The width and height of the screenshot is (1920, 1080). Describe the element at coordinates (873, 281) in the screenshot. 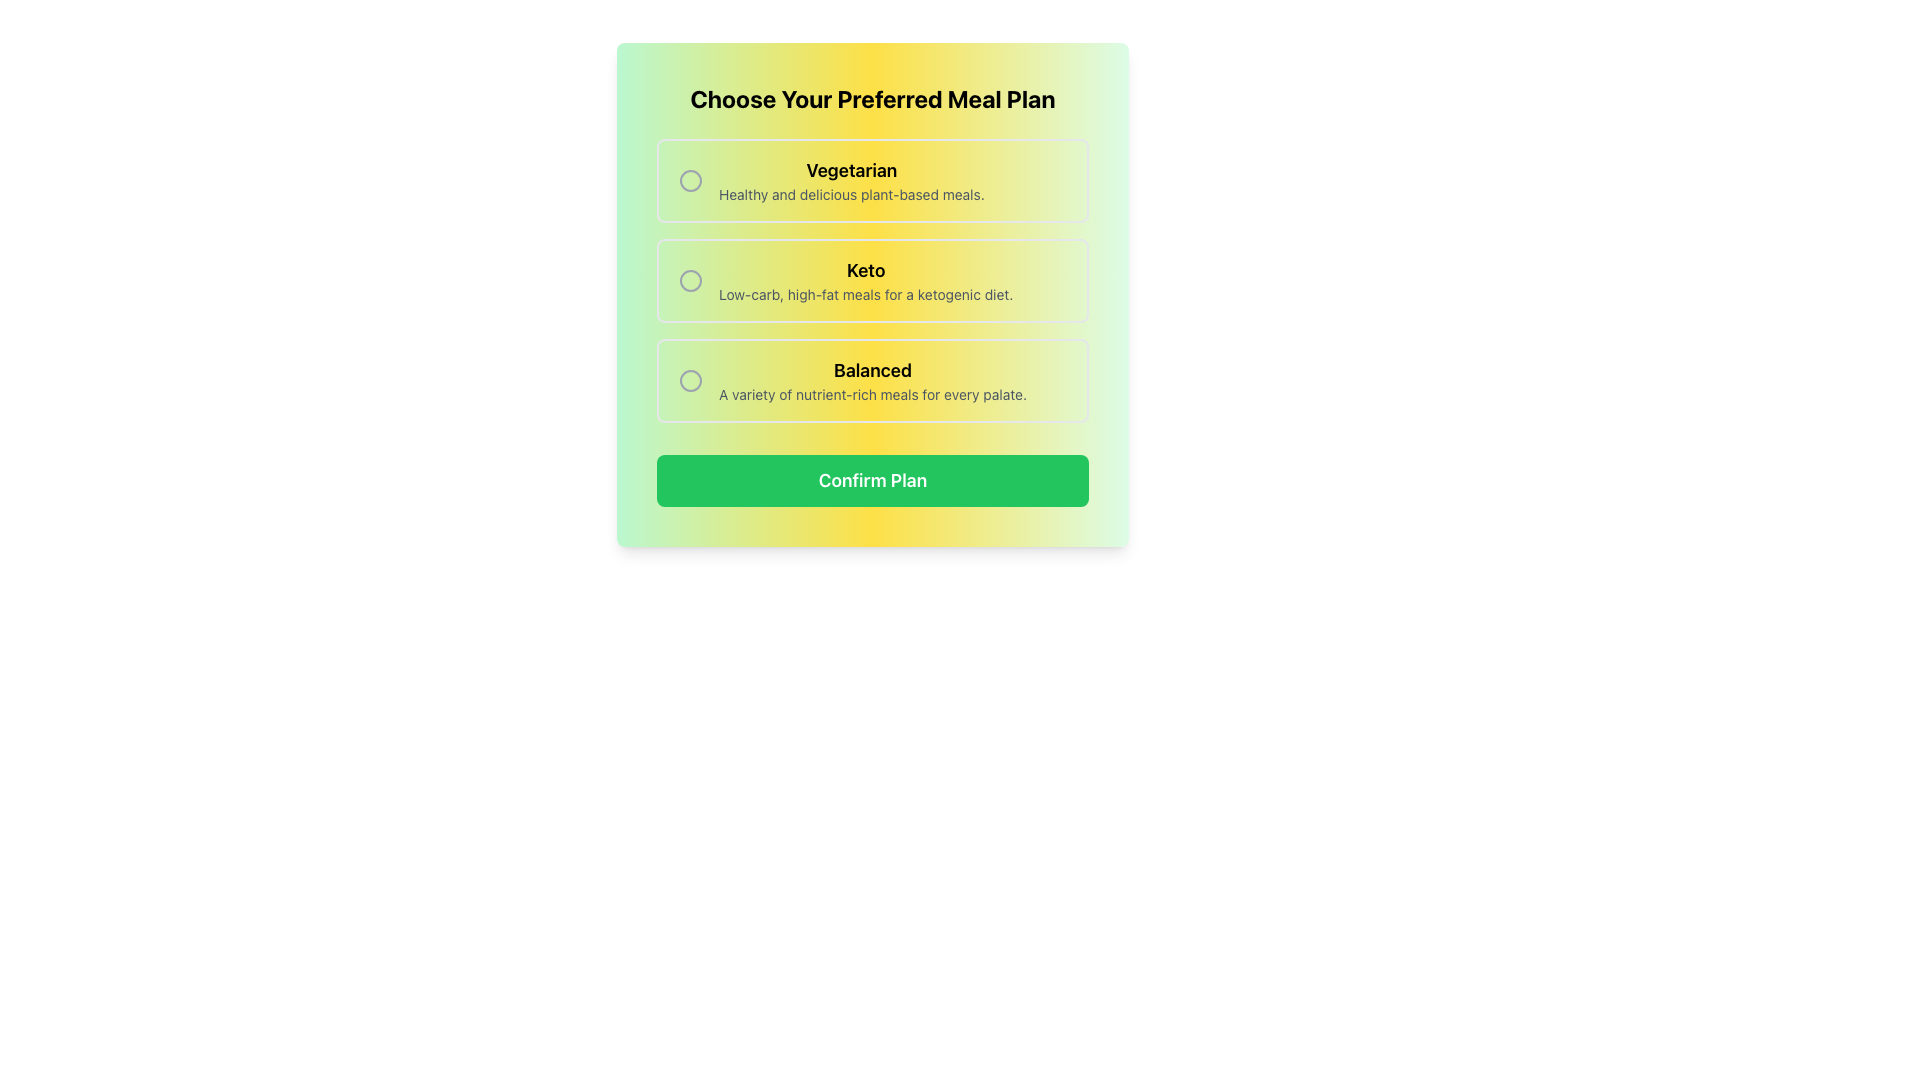

I see `the selectable list item for meal plan selection, specifically the highlighted option 'Keto'` at that location.